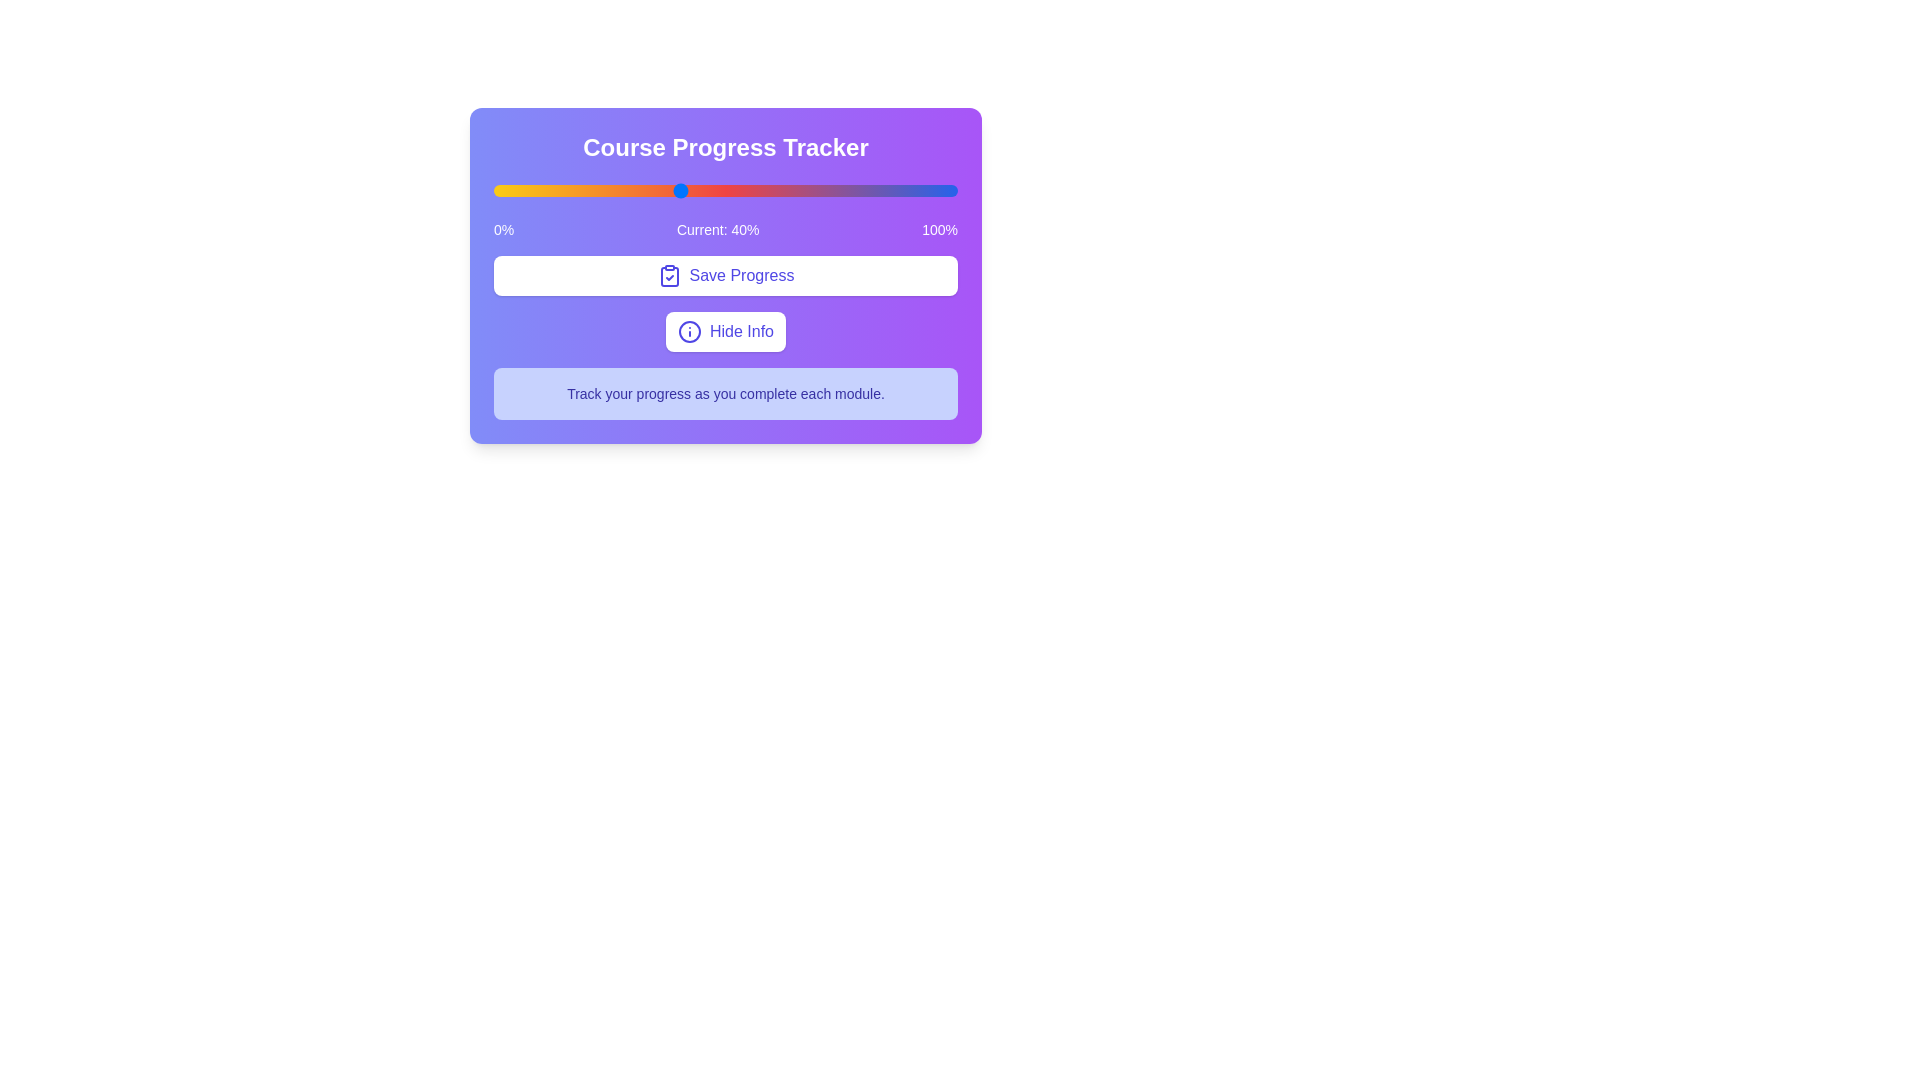  What do you see at coordinates (647, 191) in the screenshot?
I see `the course progress` at bounding box center [647, 191].